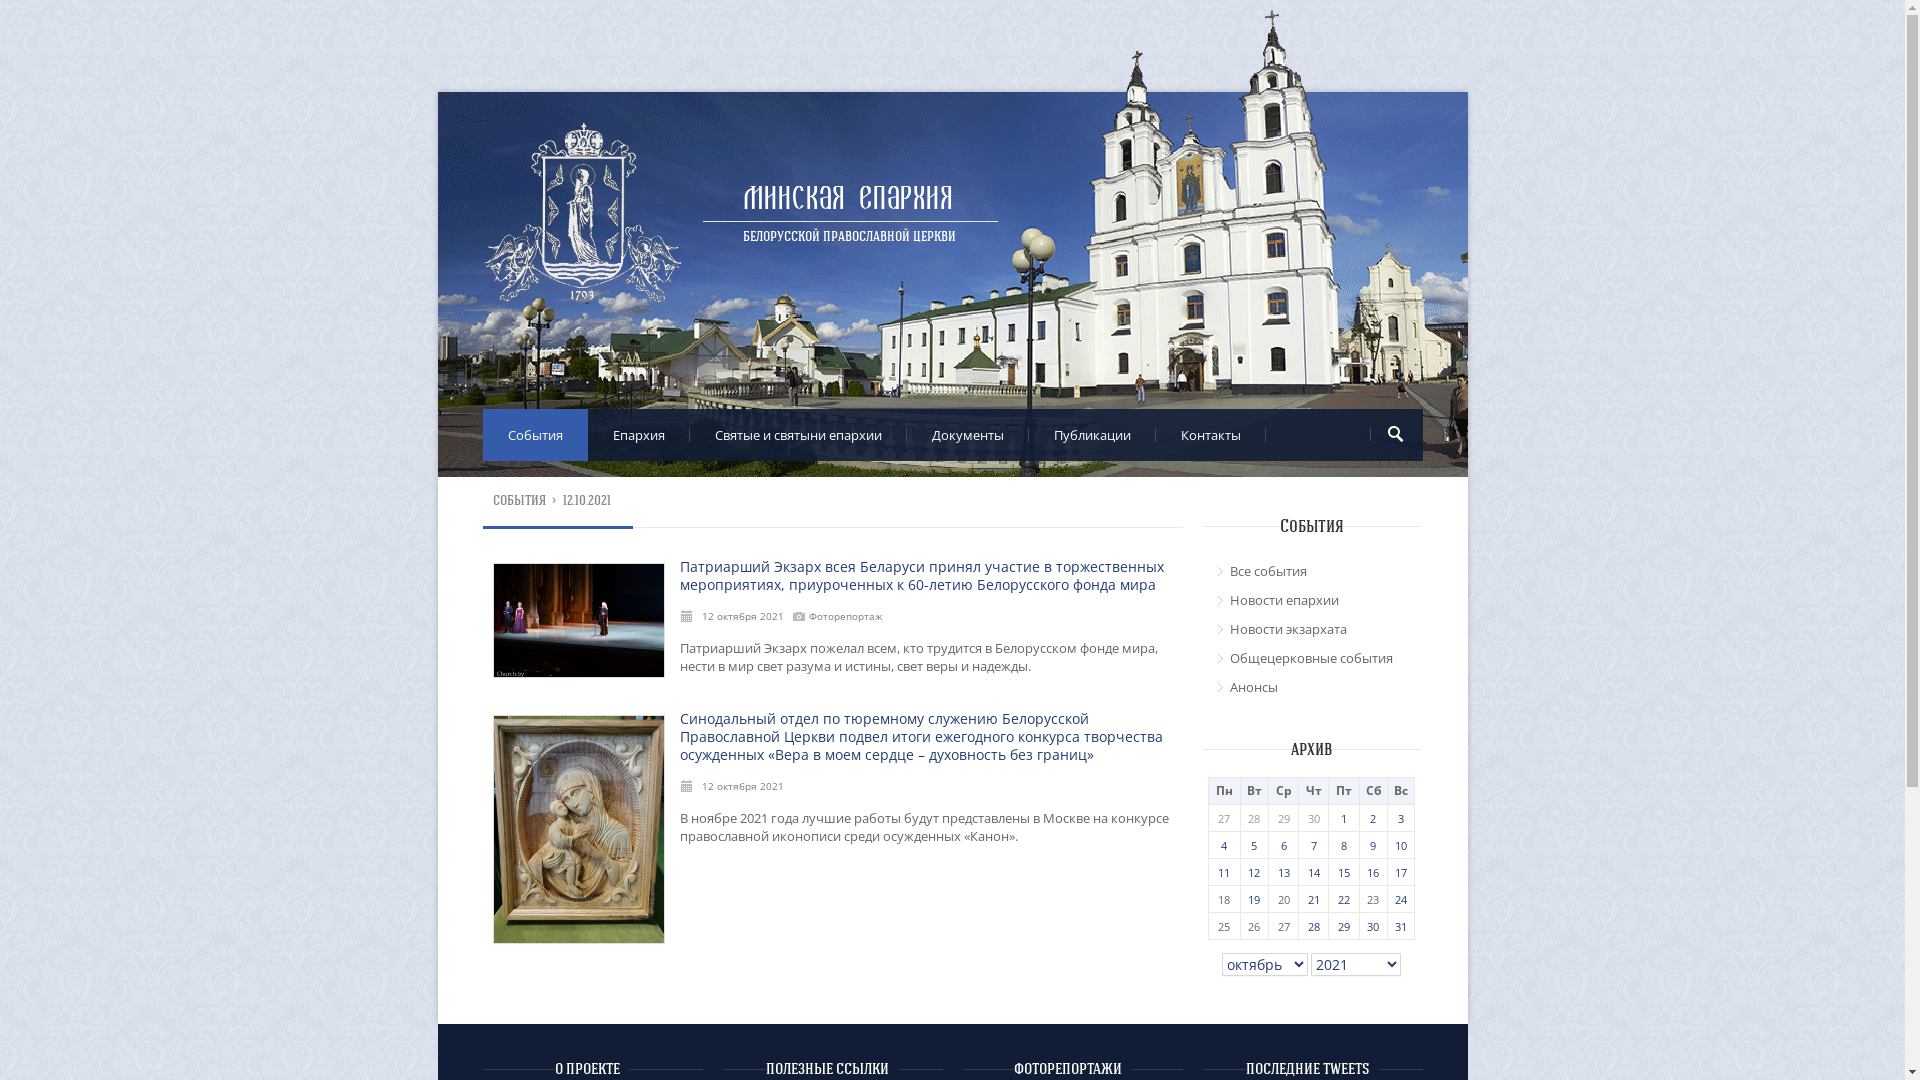 The height and width of the screenshot is (1080, 1920). What do you see at coordinates (1344, 845) in the screenshot?
I see `'8'` at bounding box center [1344, 845].